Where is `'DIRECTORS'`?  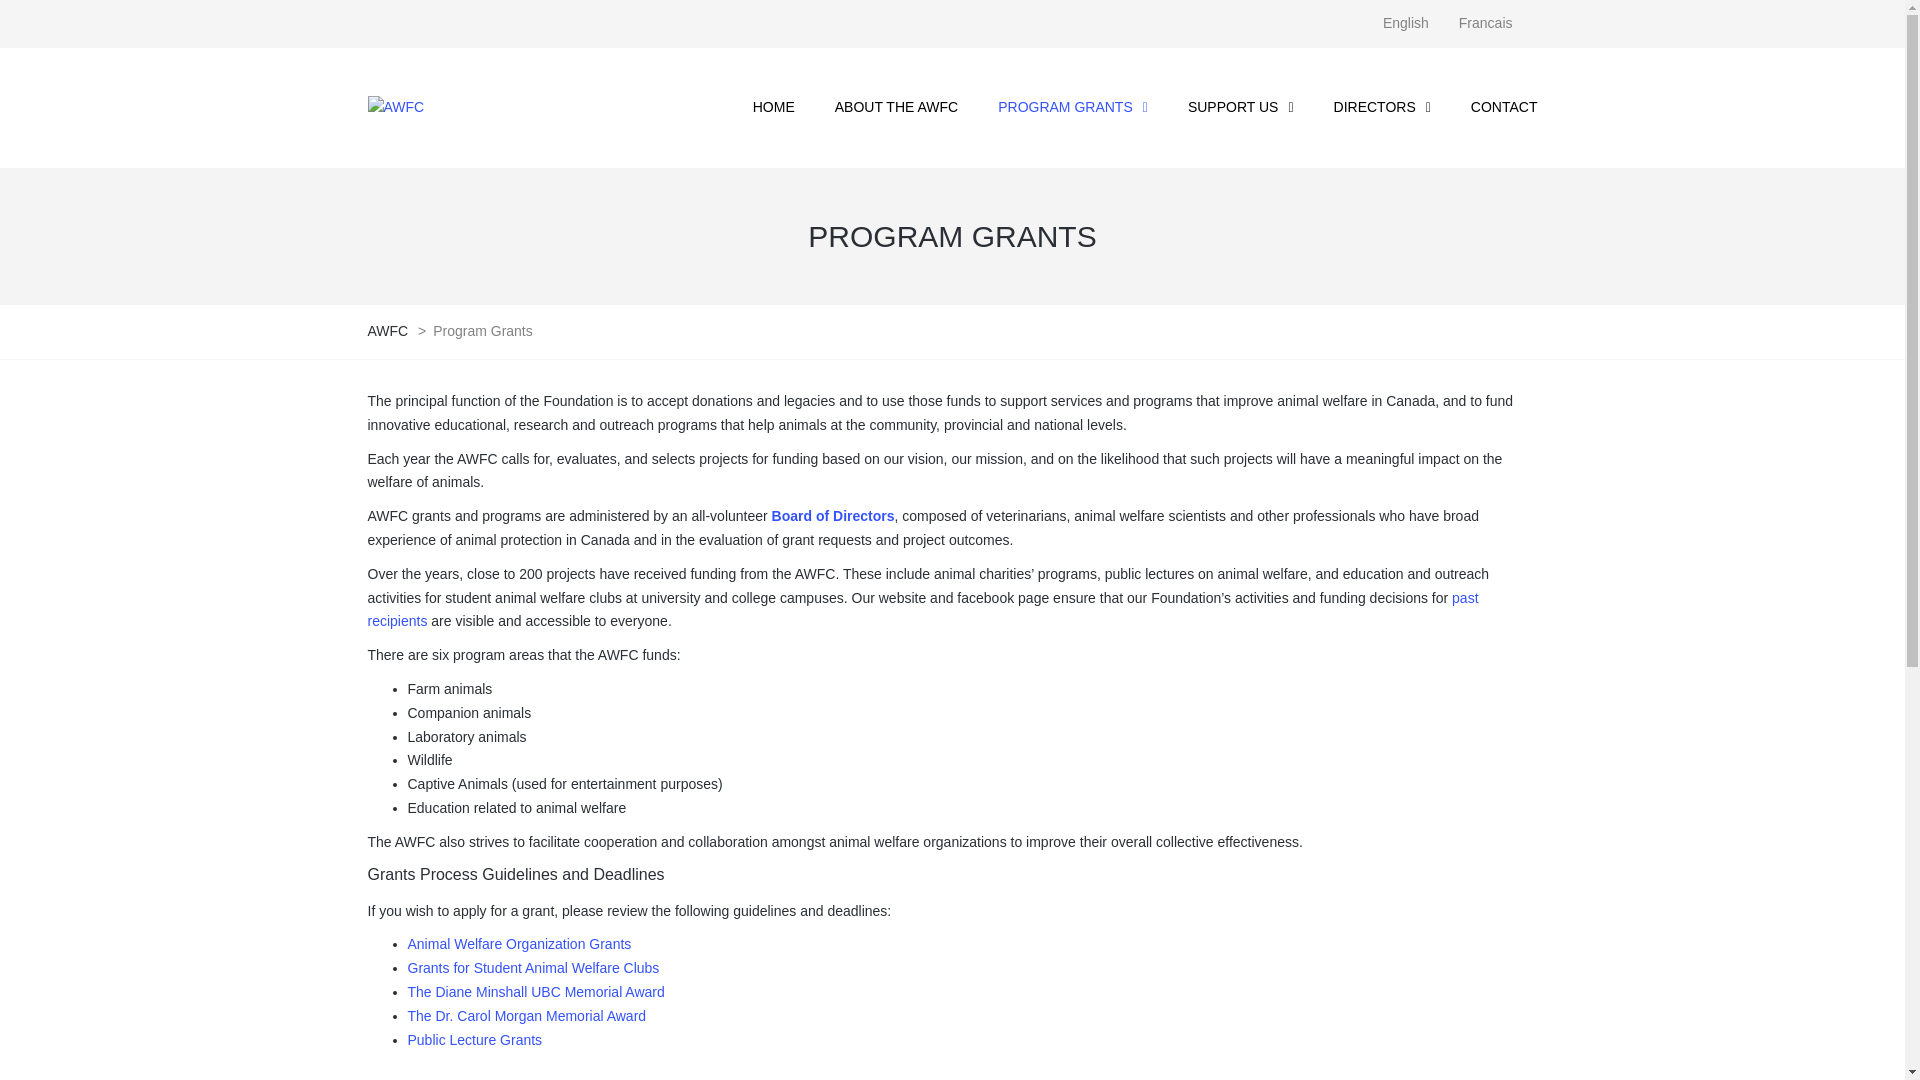 'DIRECTORS' is located at coordinates (1381, 108).